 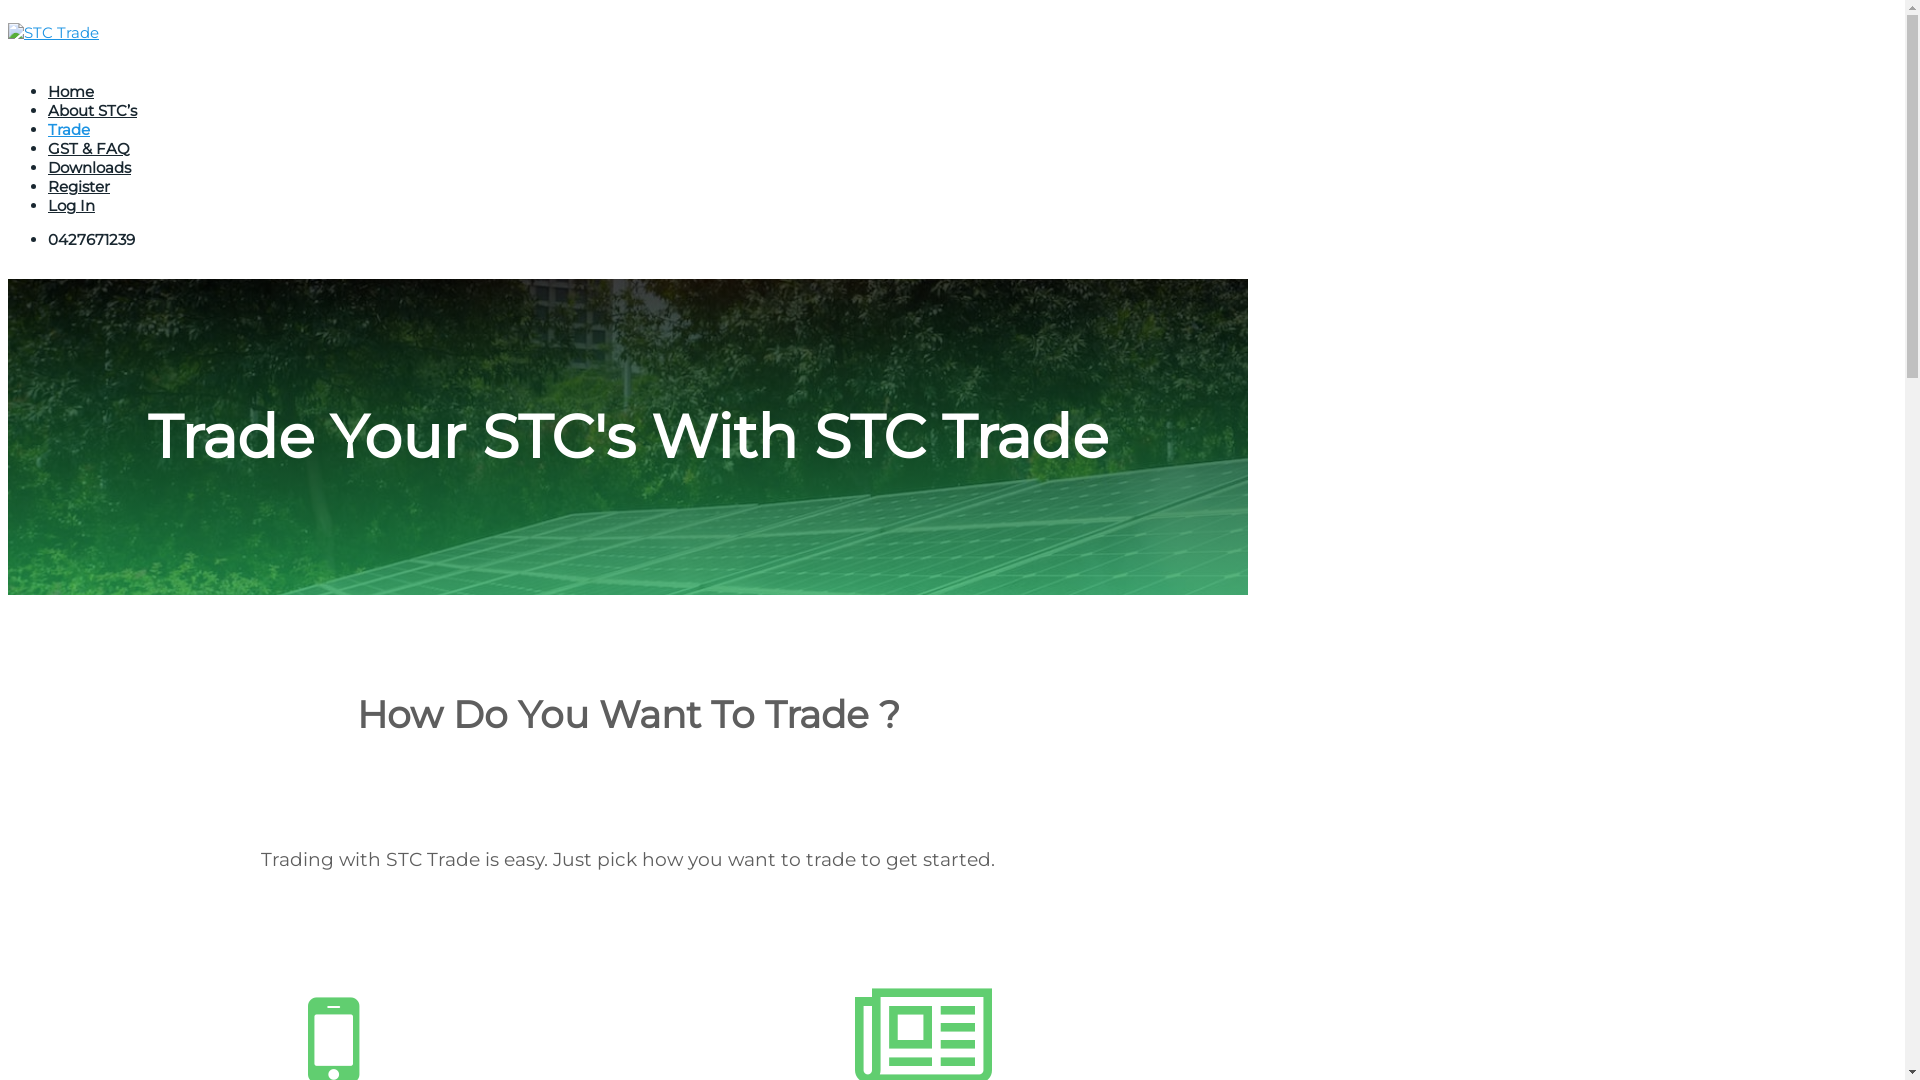 I want to click on 'Downloads', so click(x=88, y=166).